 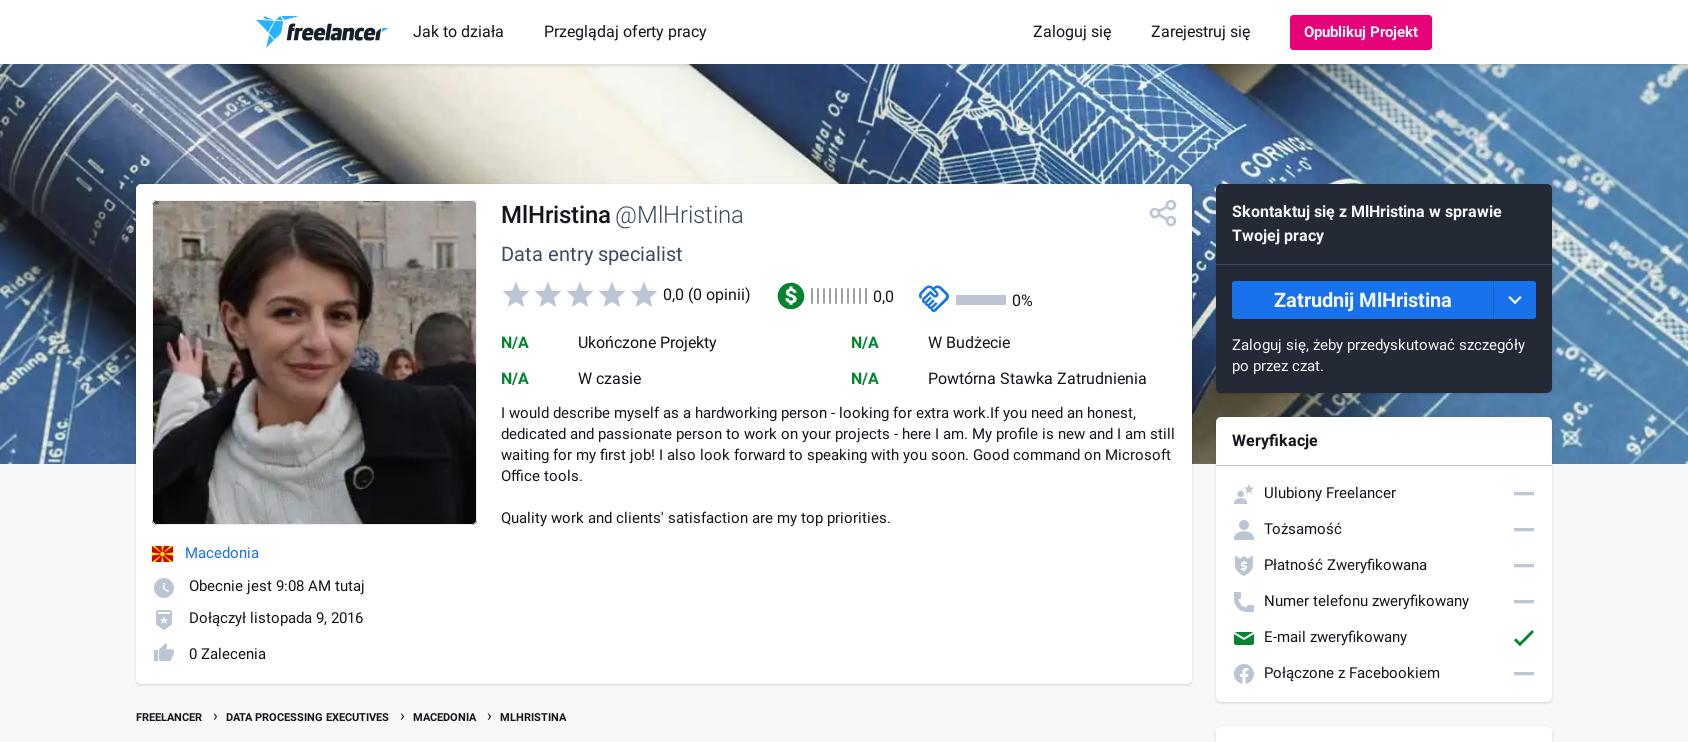 I want to click on 'Obecnie jest 9:08 AM tutaj', so click(x=276, y=583).